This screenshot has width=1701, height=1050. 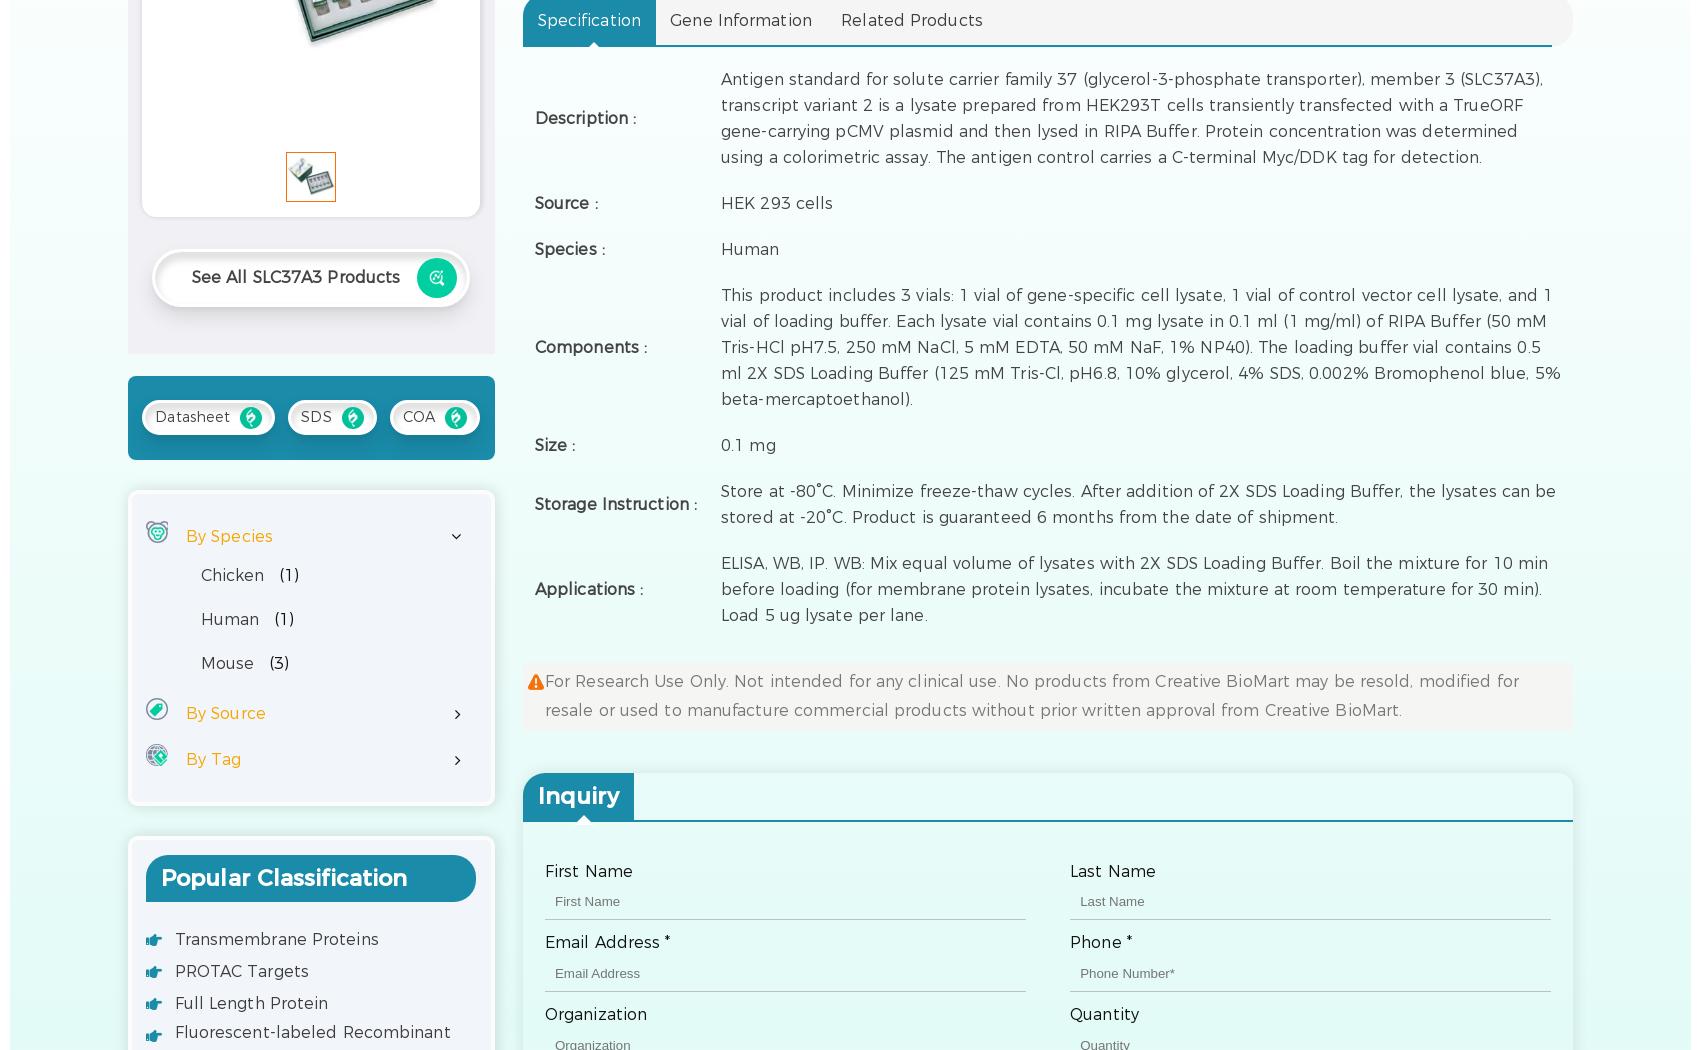 I want to click on 'Email Address *', so click(x=606, y=941).